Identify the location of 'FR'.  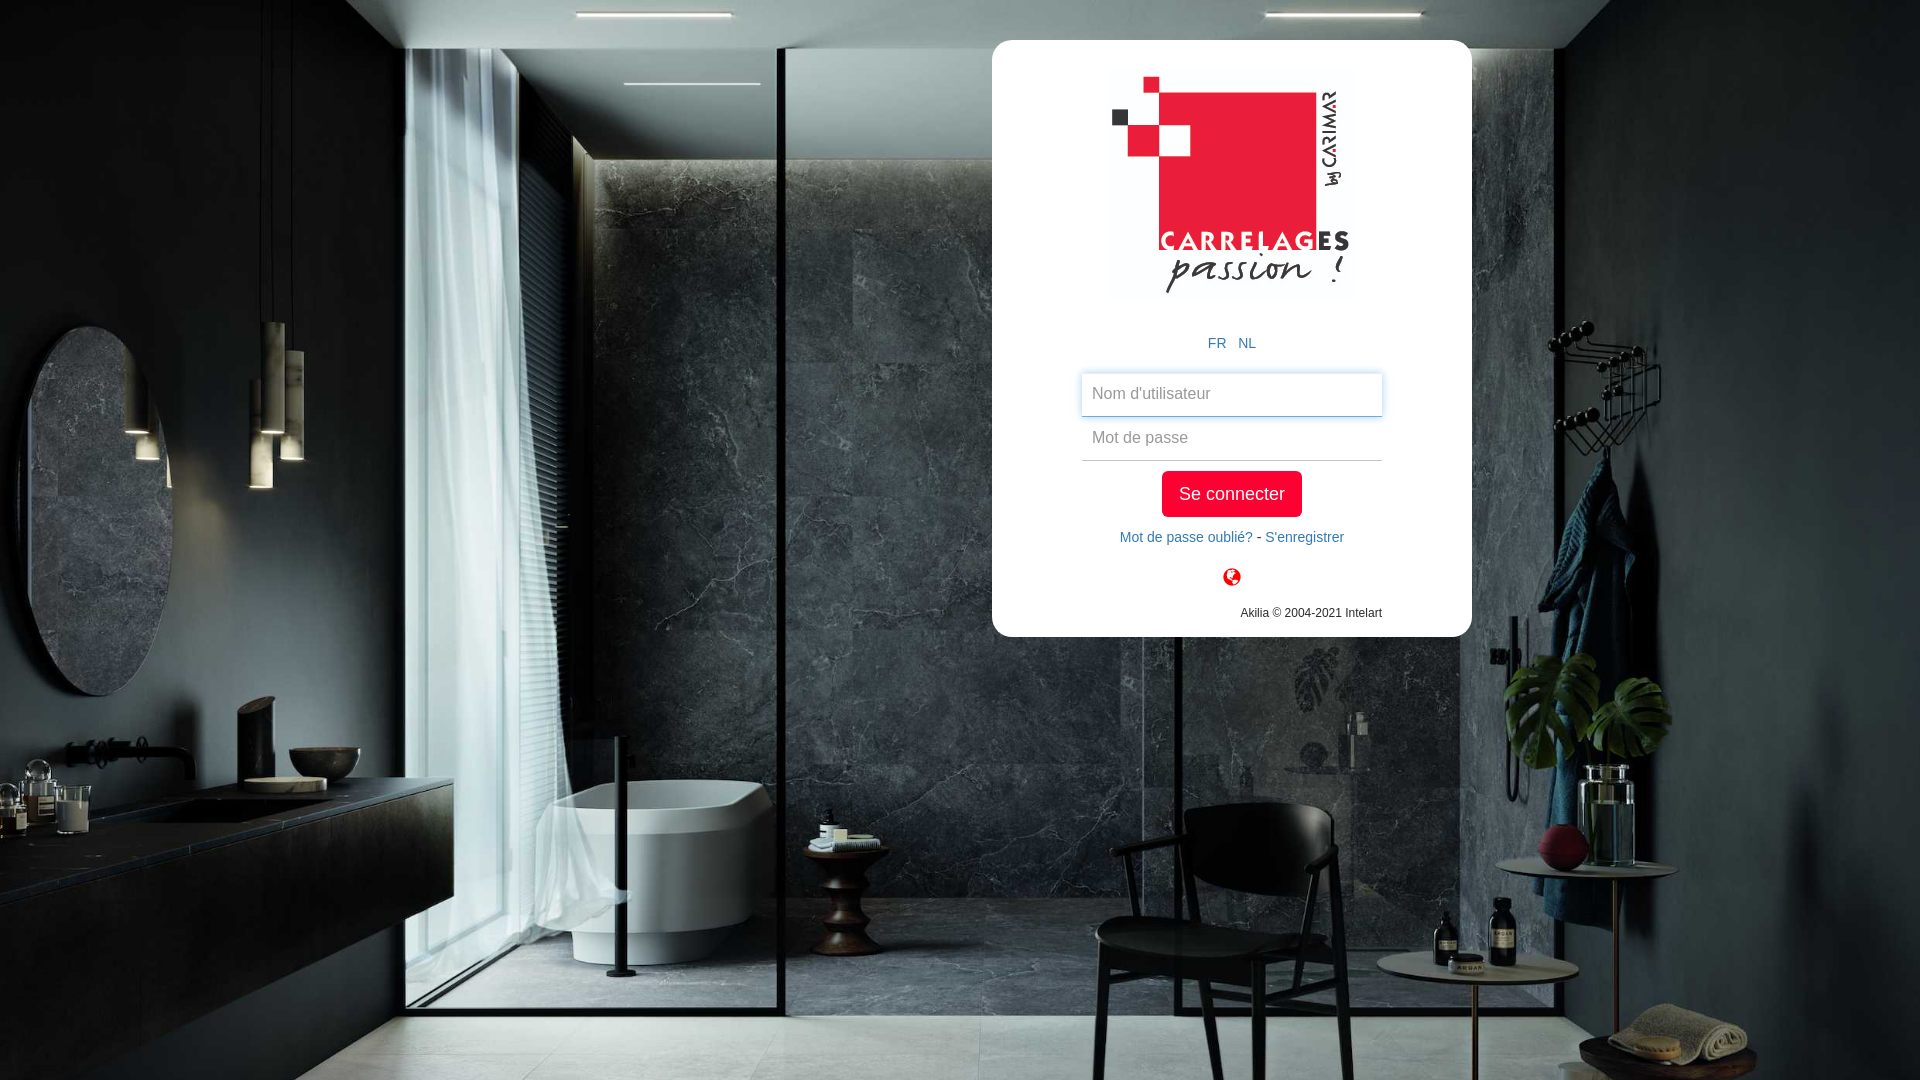
(1216, 342).